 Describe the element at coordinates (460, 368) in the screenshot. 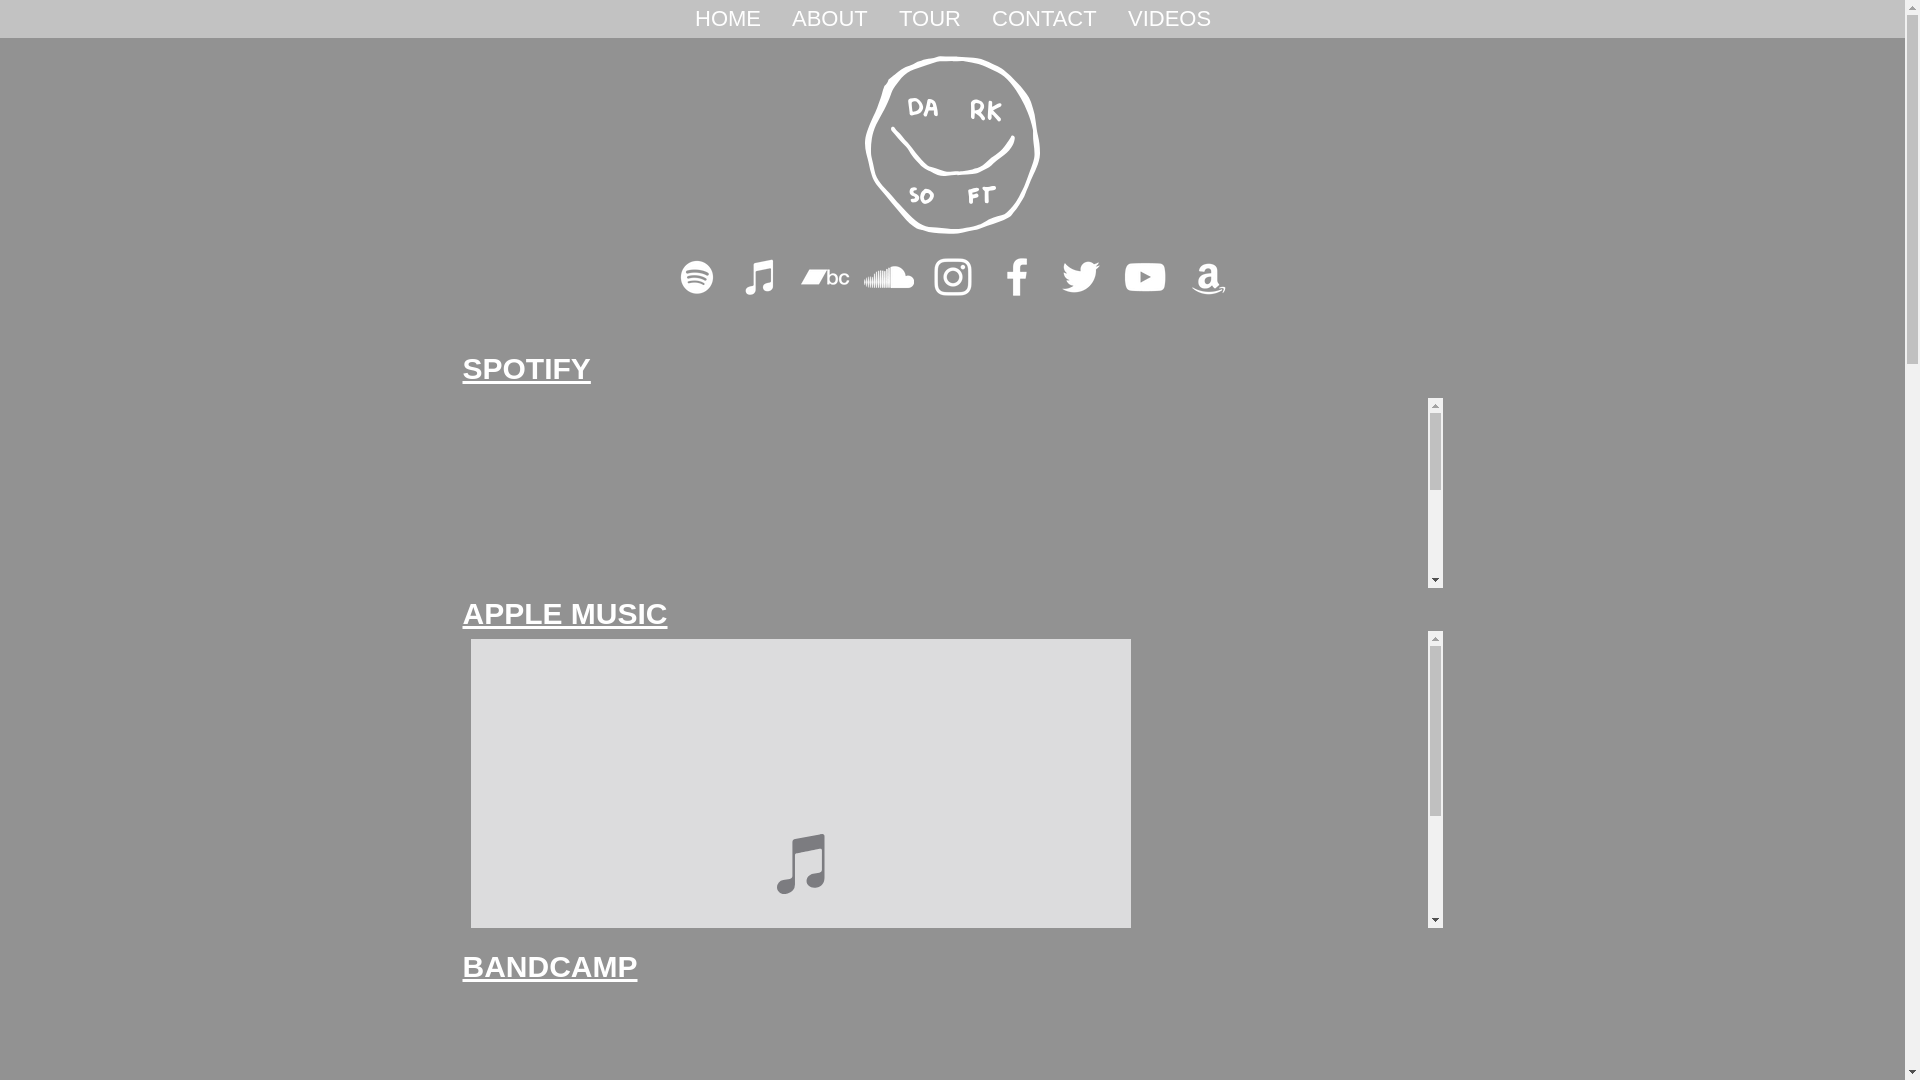

I see `'SPOTIFY'` at that location.